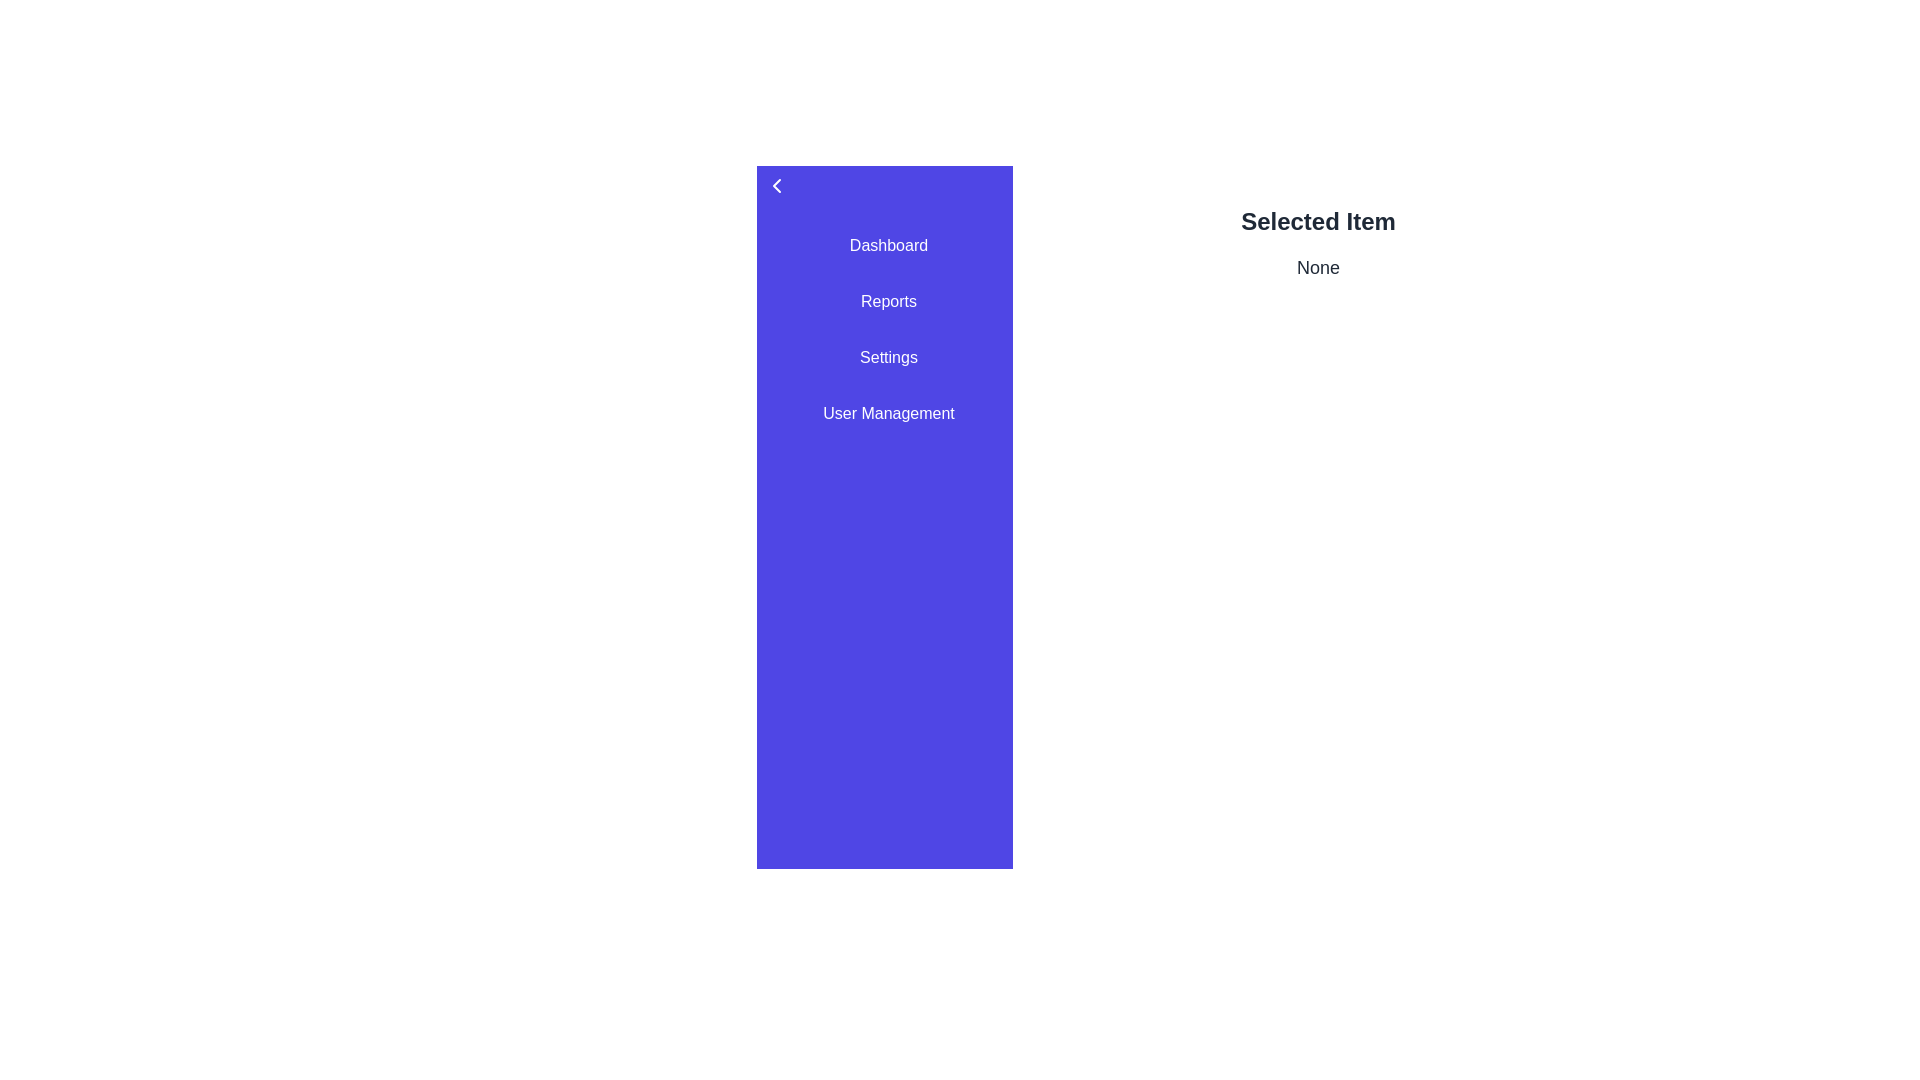 The height and width of the screenshot is (1080, 1920). What do you see at coordinates (776, 185) in the screenshot?
I see `the left-pointing chevron icon located in the top-left corner of the vertical menu` at bounding box center [776, 185].